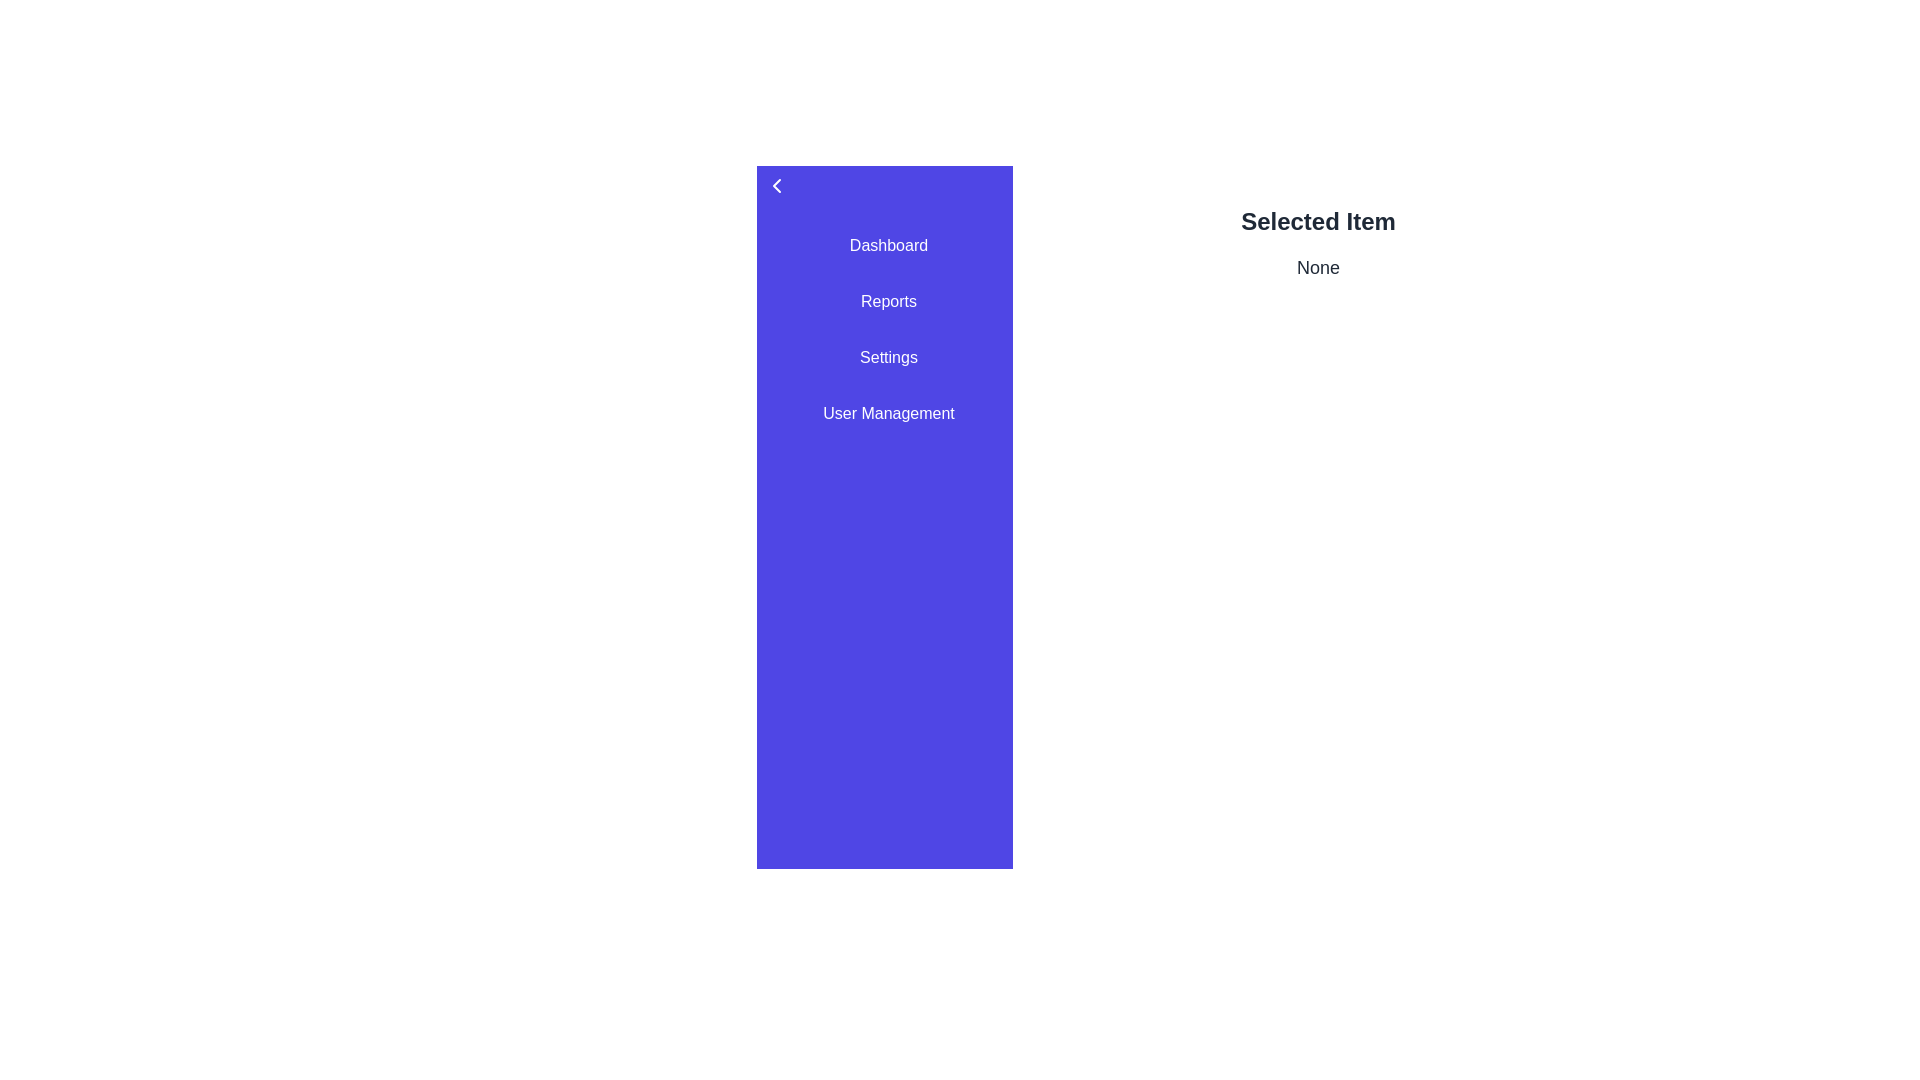 The height and width of the screenshot is (1080, 1920). What do you see at coordinates (776, 185) in the screenshot?
I see `the left-pointing chevron icon located in the top-left corner of the vertical menu` at bounding box center [776, 185].